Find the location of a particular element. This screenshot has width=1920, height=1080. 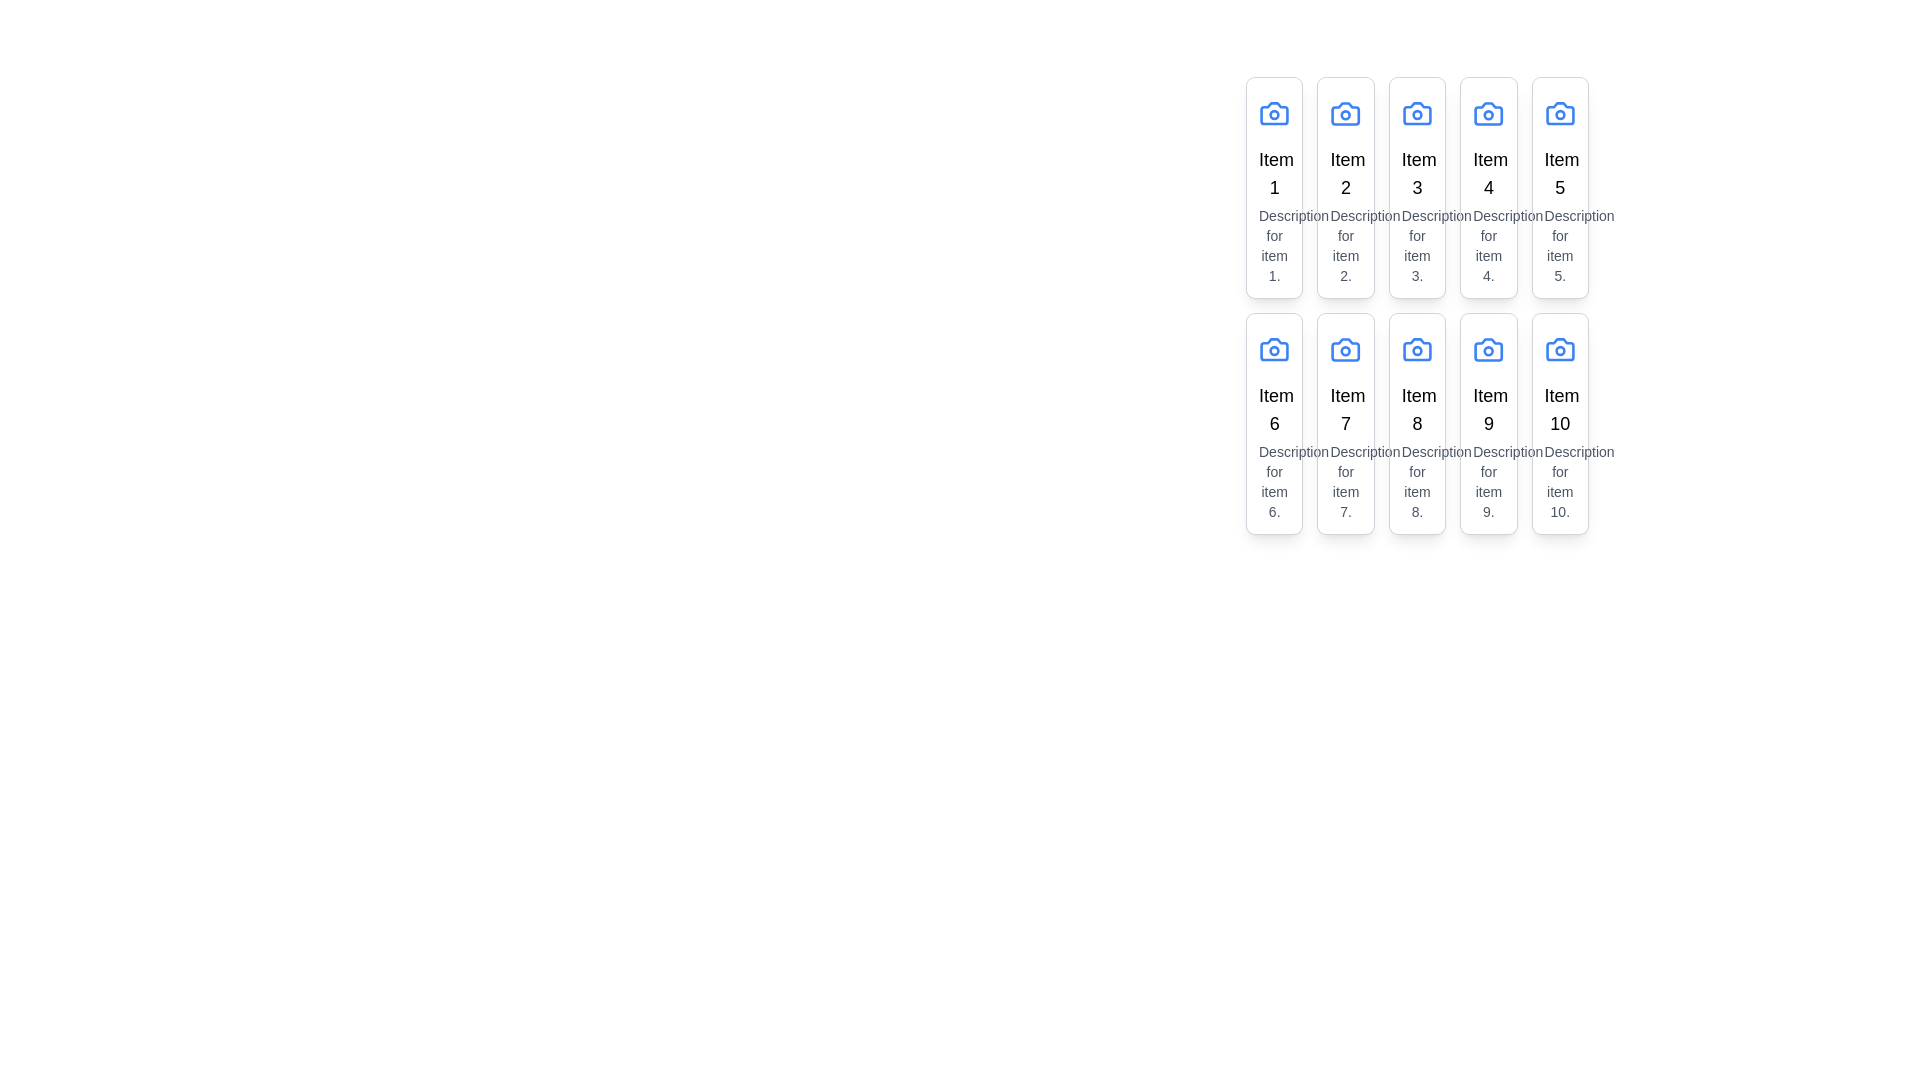

the visual card displaying an item in the second row, third column of the grid is located at coordinates (1416, 423).